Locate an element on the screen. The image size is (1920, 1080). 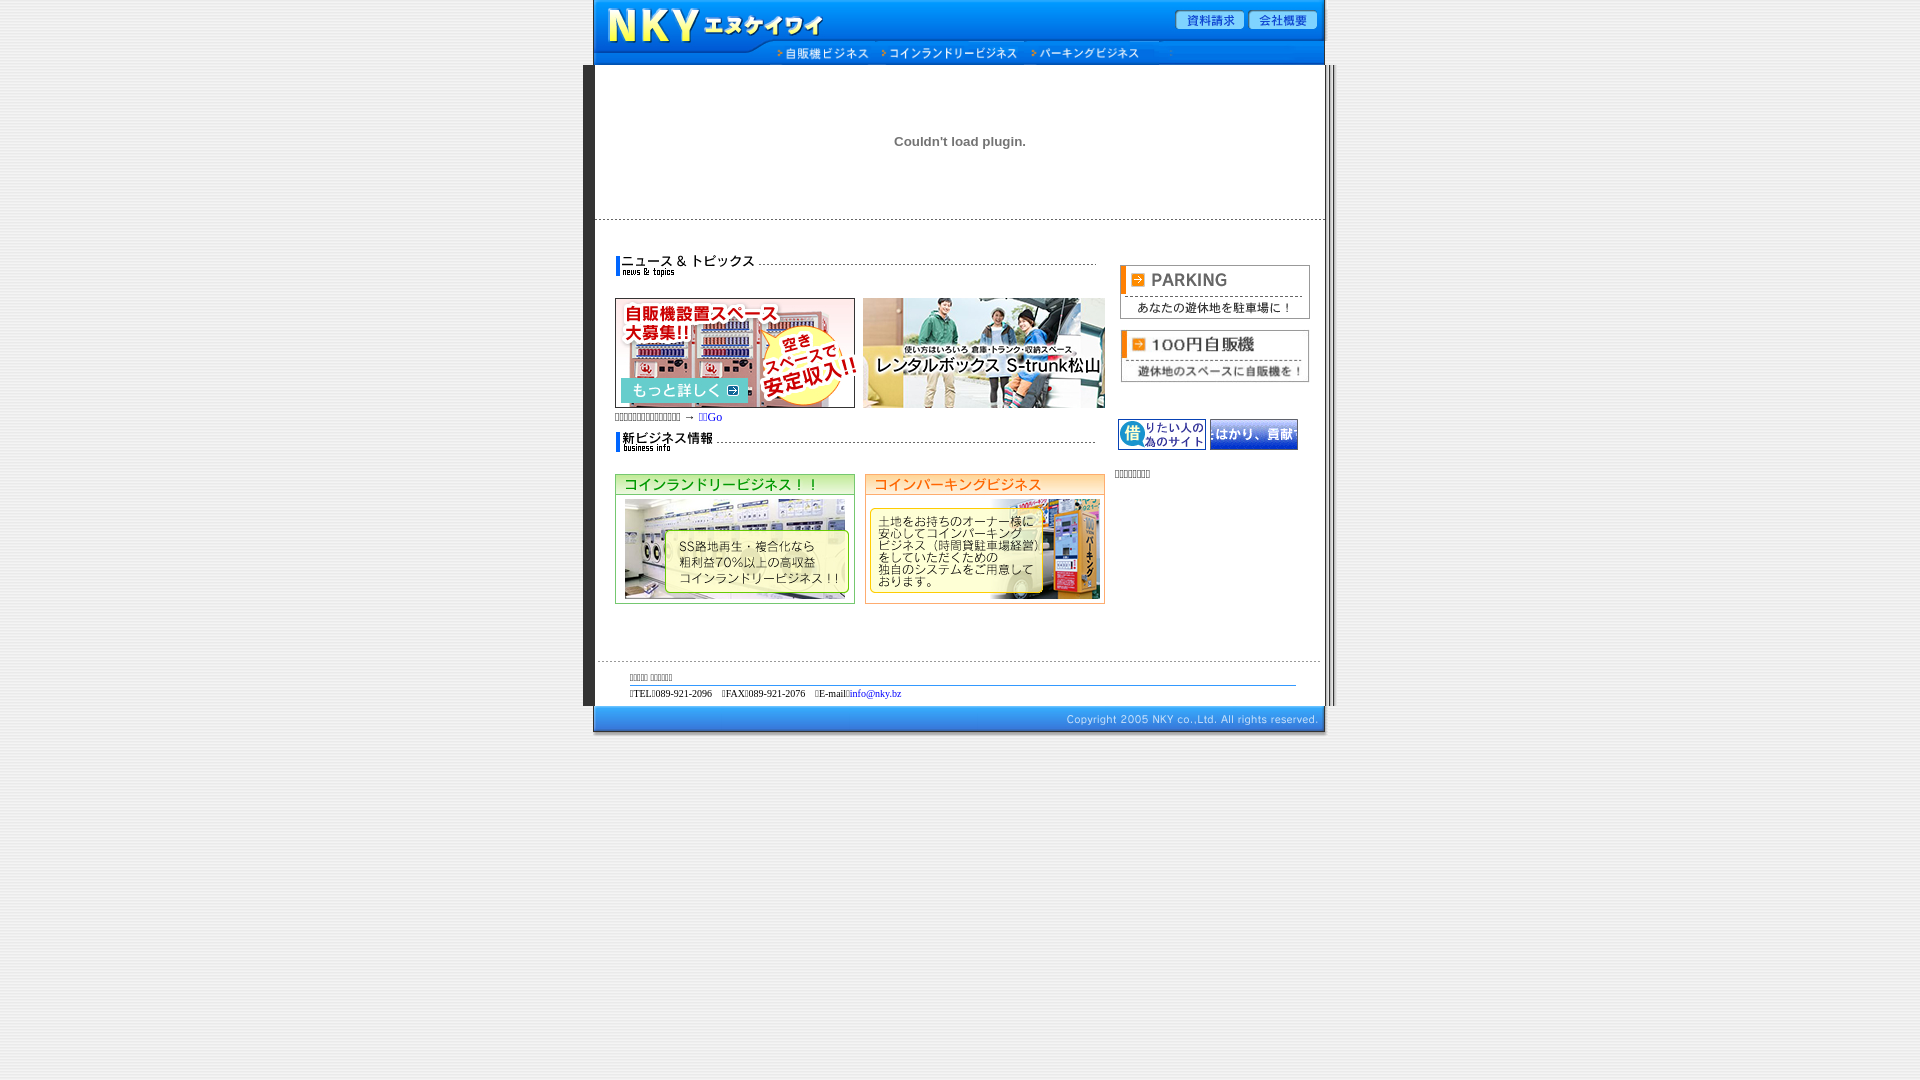
'info@nky.bz' is located at coordinates (849, 692).